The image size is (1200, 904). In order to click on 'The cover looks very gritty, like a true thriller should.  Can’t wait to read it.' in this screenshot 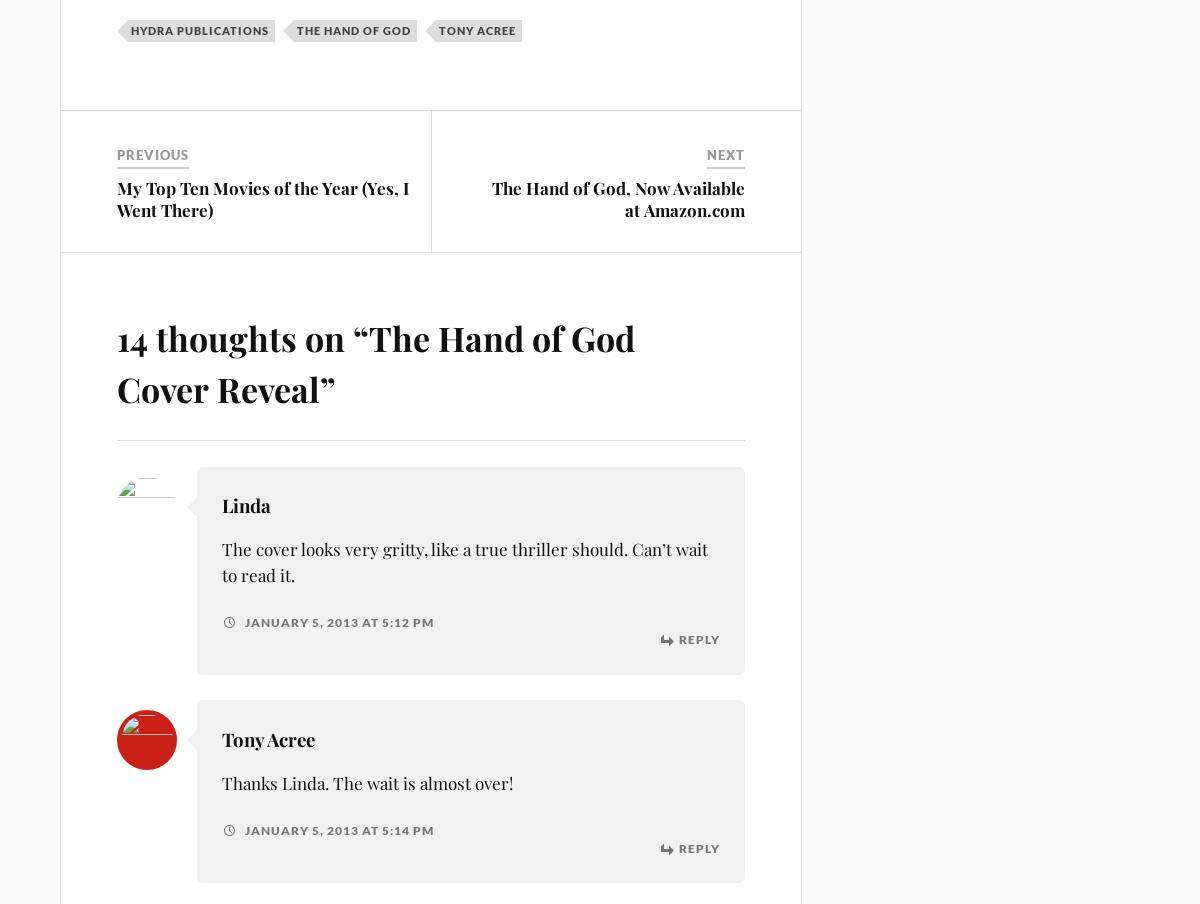, I will do `click(464, 561)`.